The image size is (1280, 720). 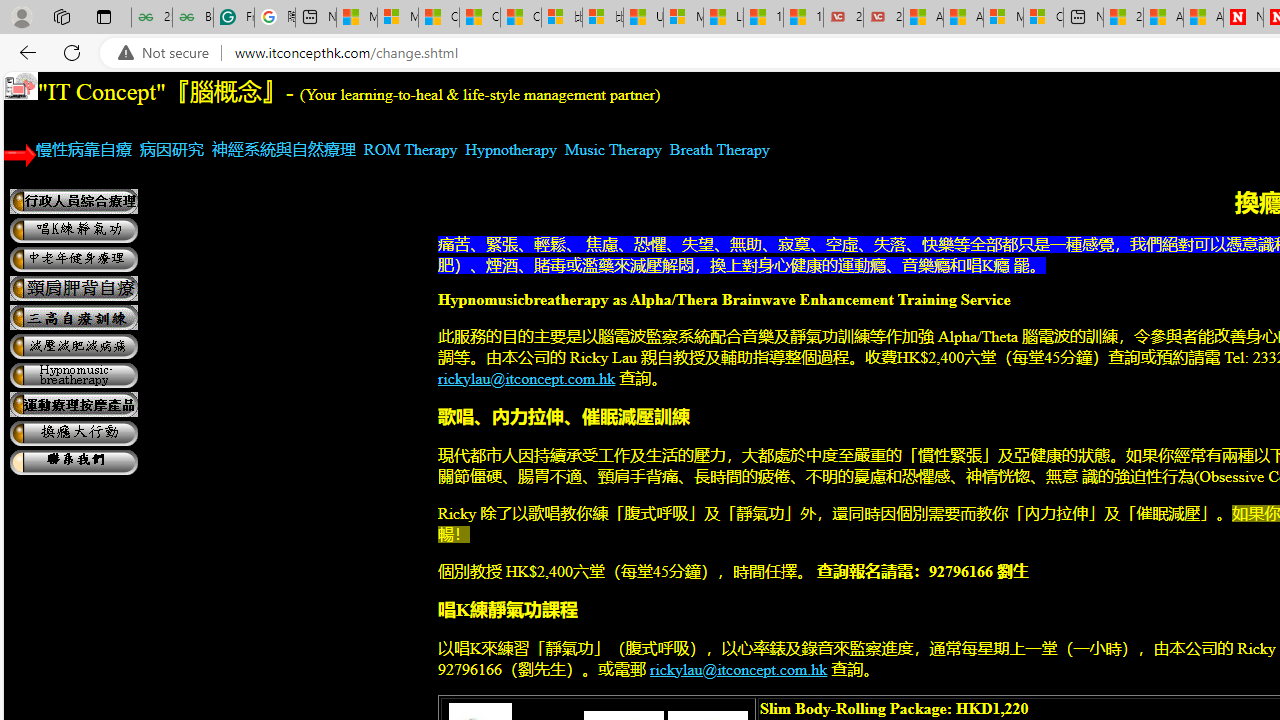 What do you see at coordinates (21, 16) in the screenshot?
I see `'Personal Profile'` at bounding box center [21, 16].